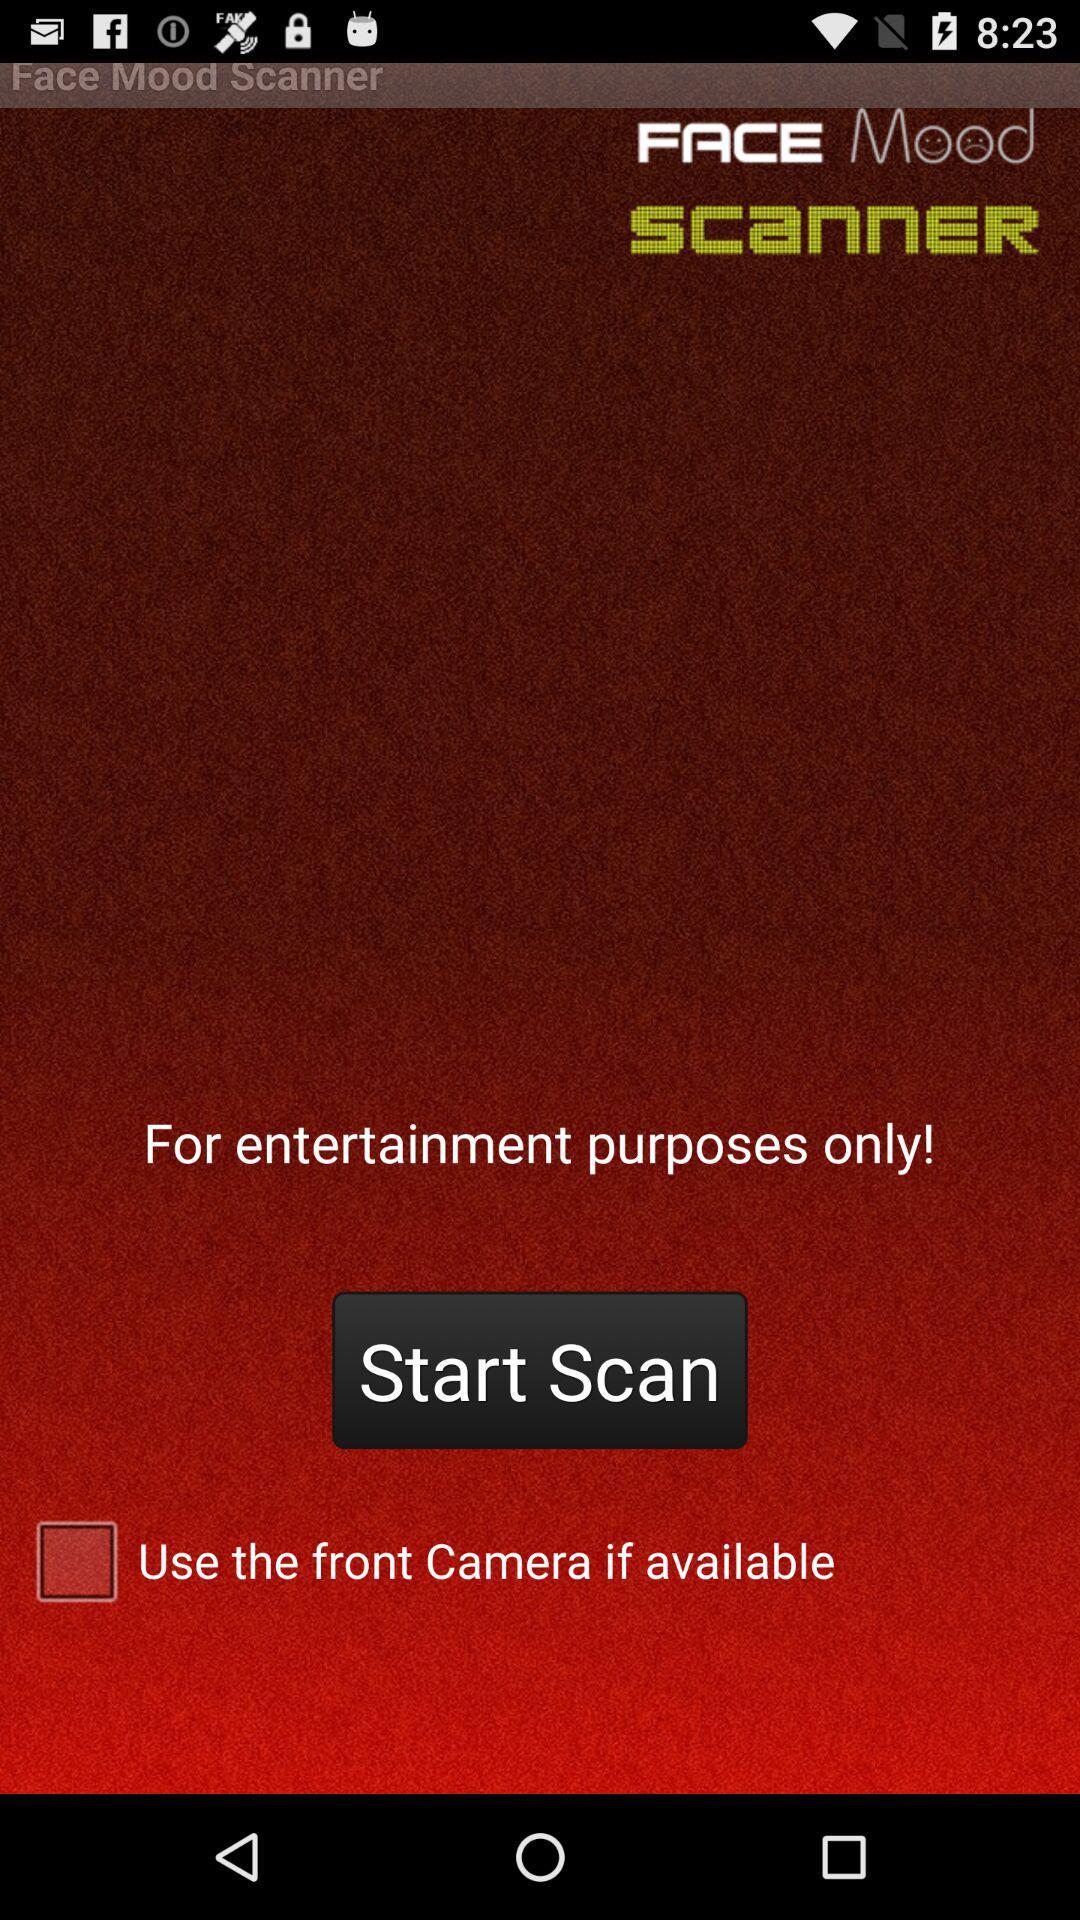  I want to click on icon above use the front icon, so click(540, 1369).